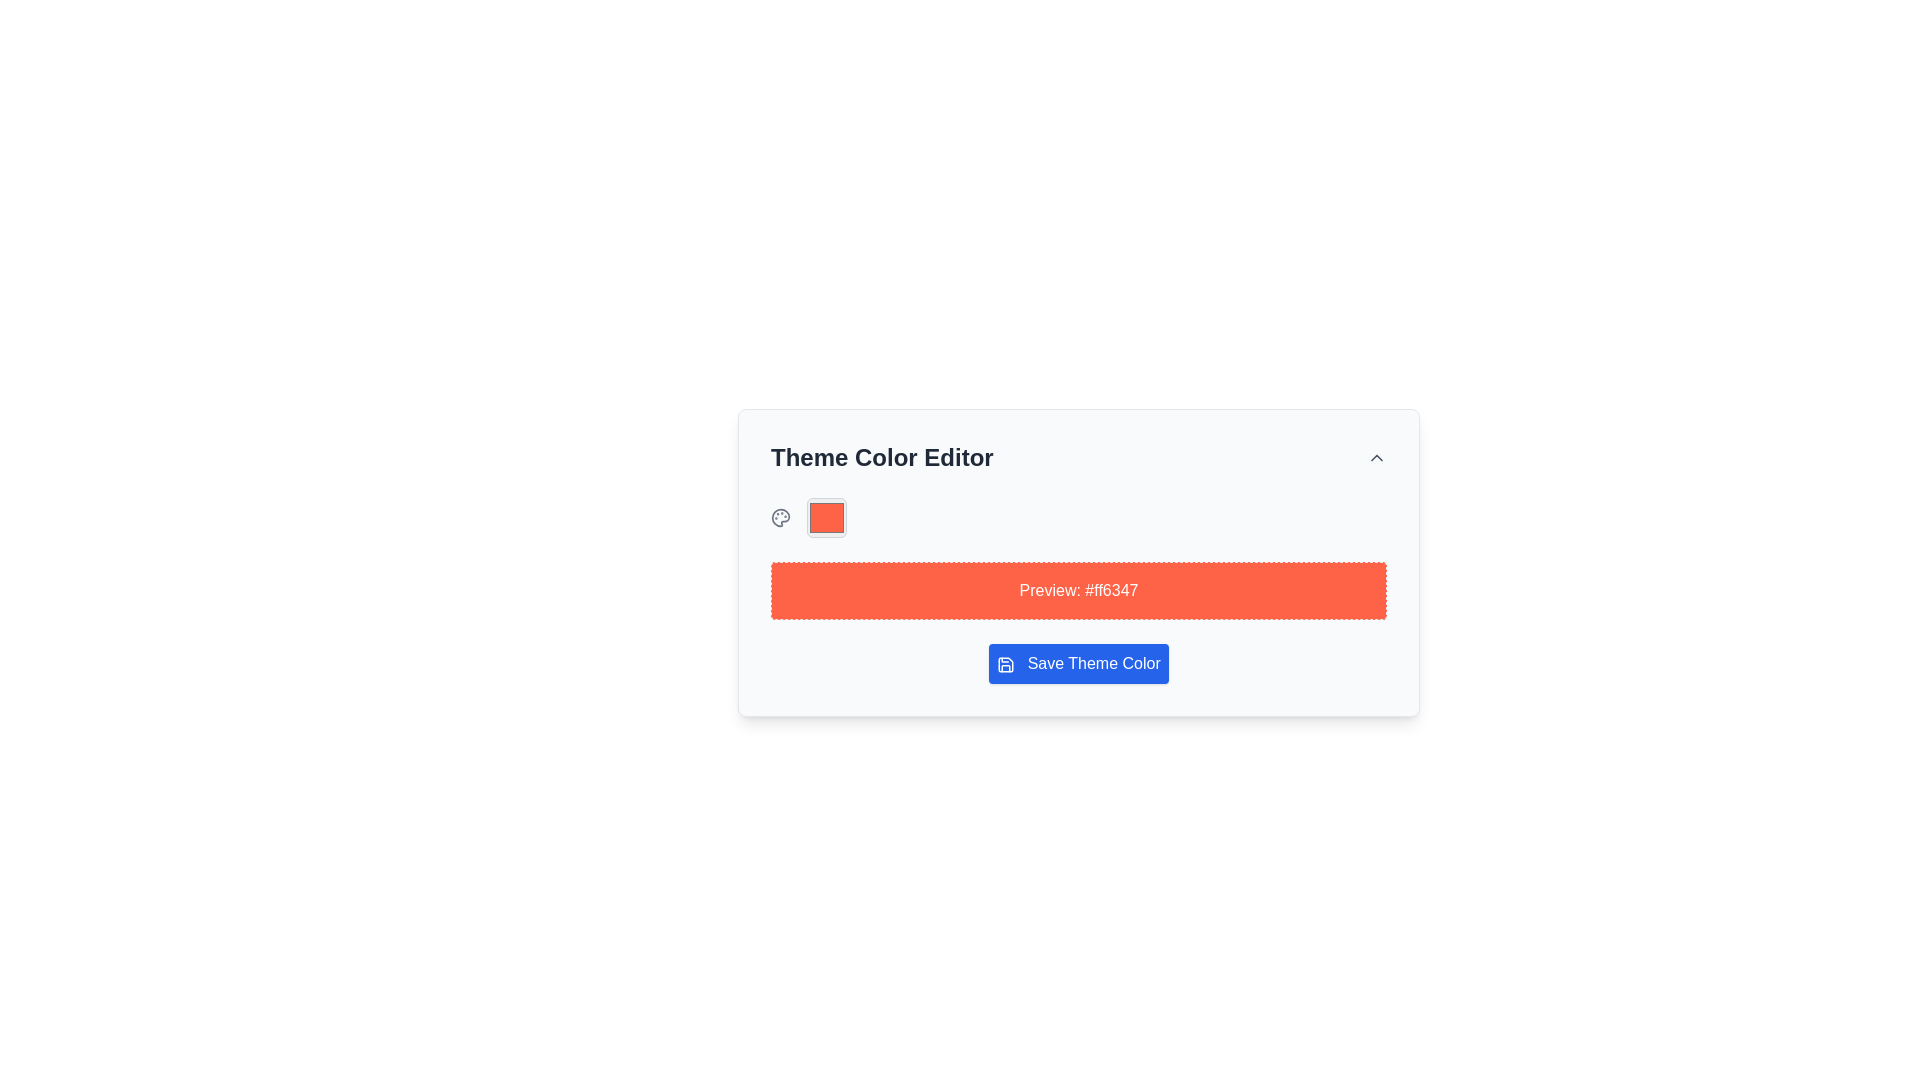 Image resolution: width=1920 pixels, height=1080 pixels. Describe the element at coordinates (1078, 589) in the screenshot. I see `the Informational Display Box in the Theme Color Editor section, which previews the selected theme color and is located above the Save Theme Color button` at that location.